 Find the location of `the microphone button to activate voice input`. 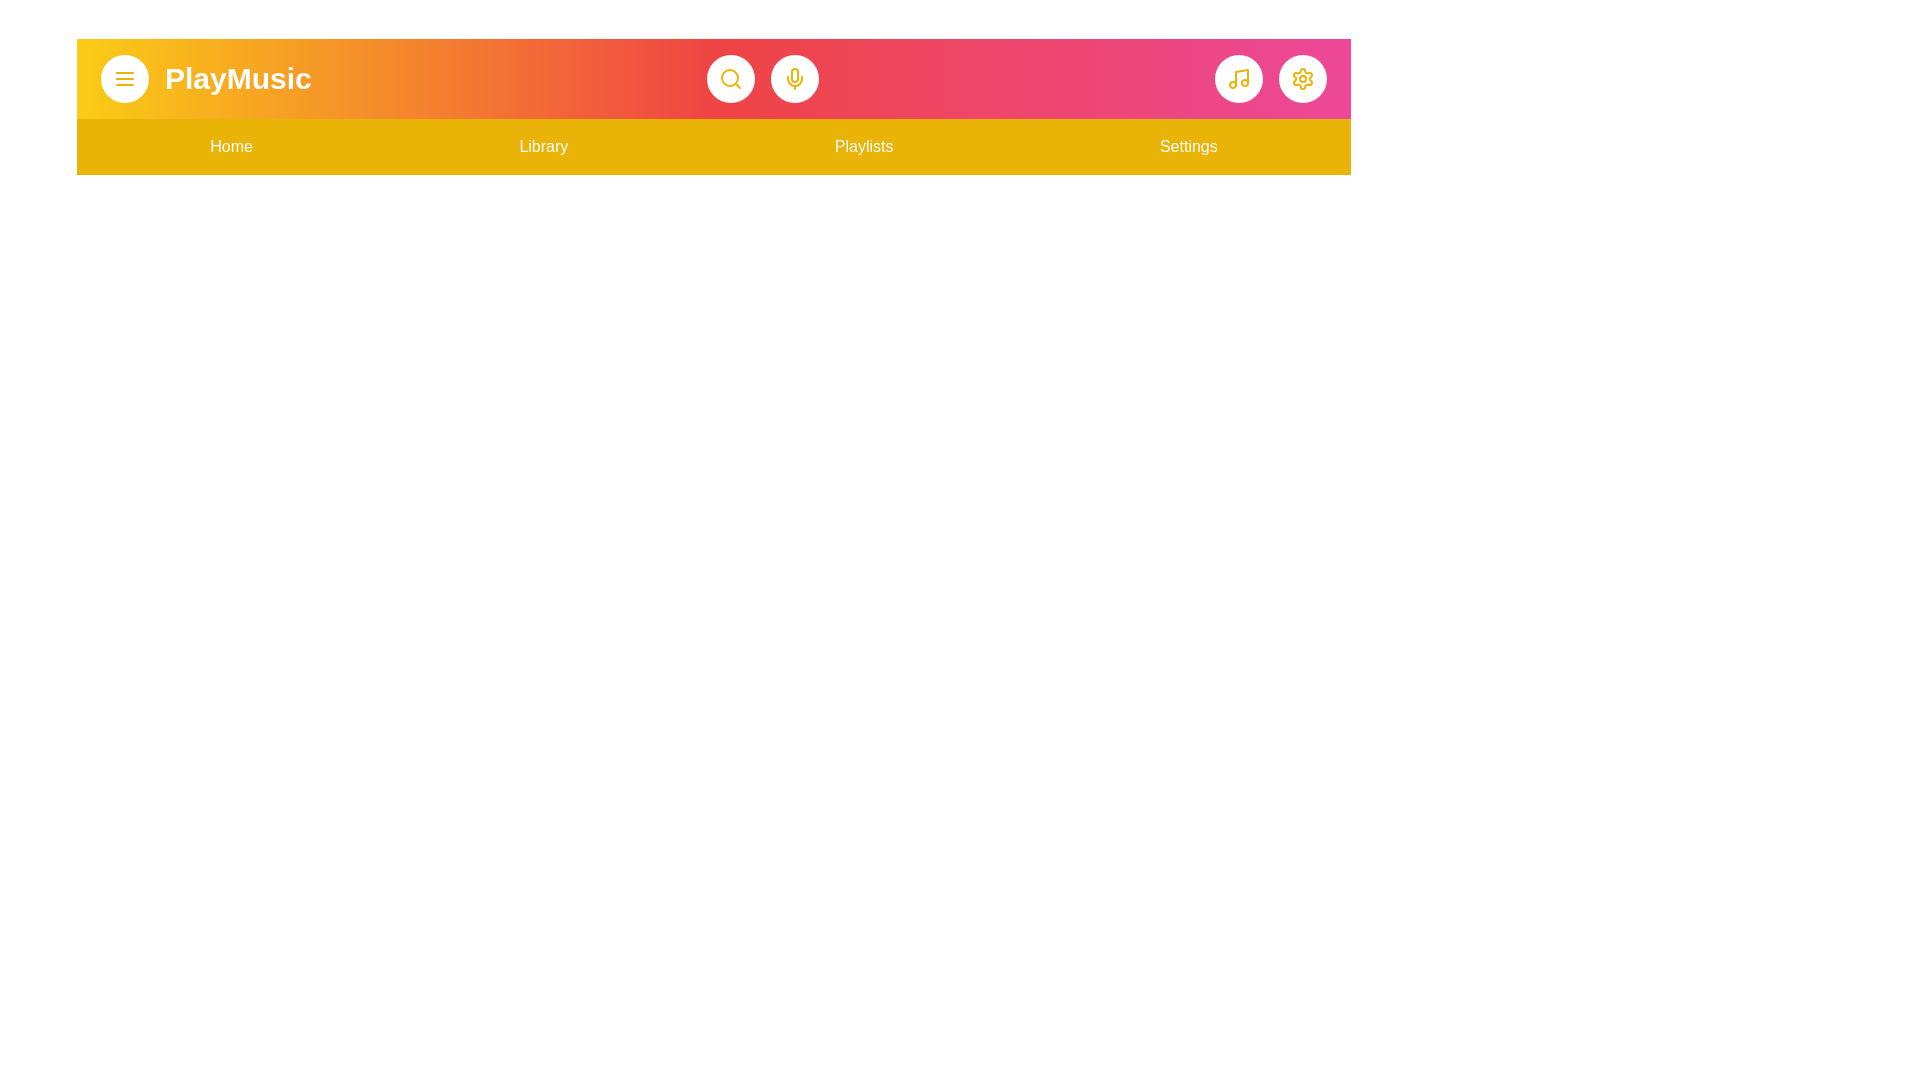

the microphone button to activate voice input is located at coordinates (794, 77).